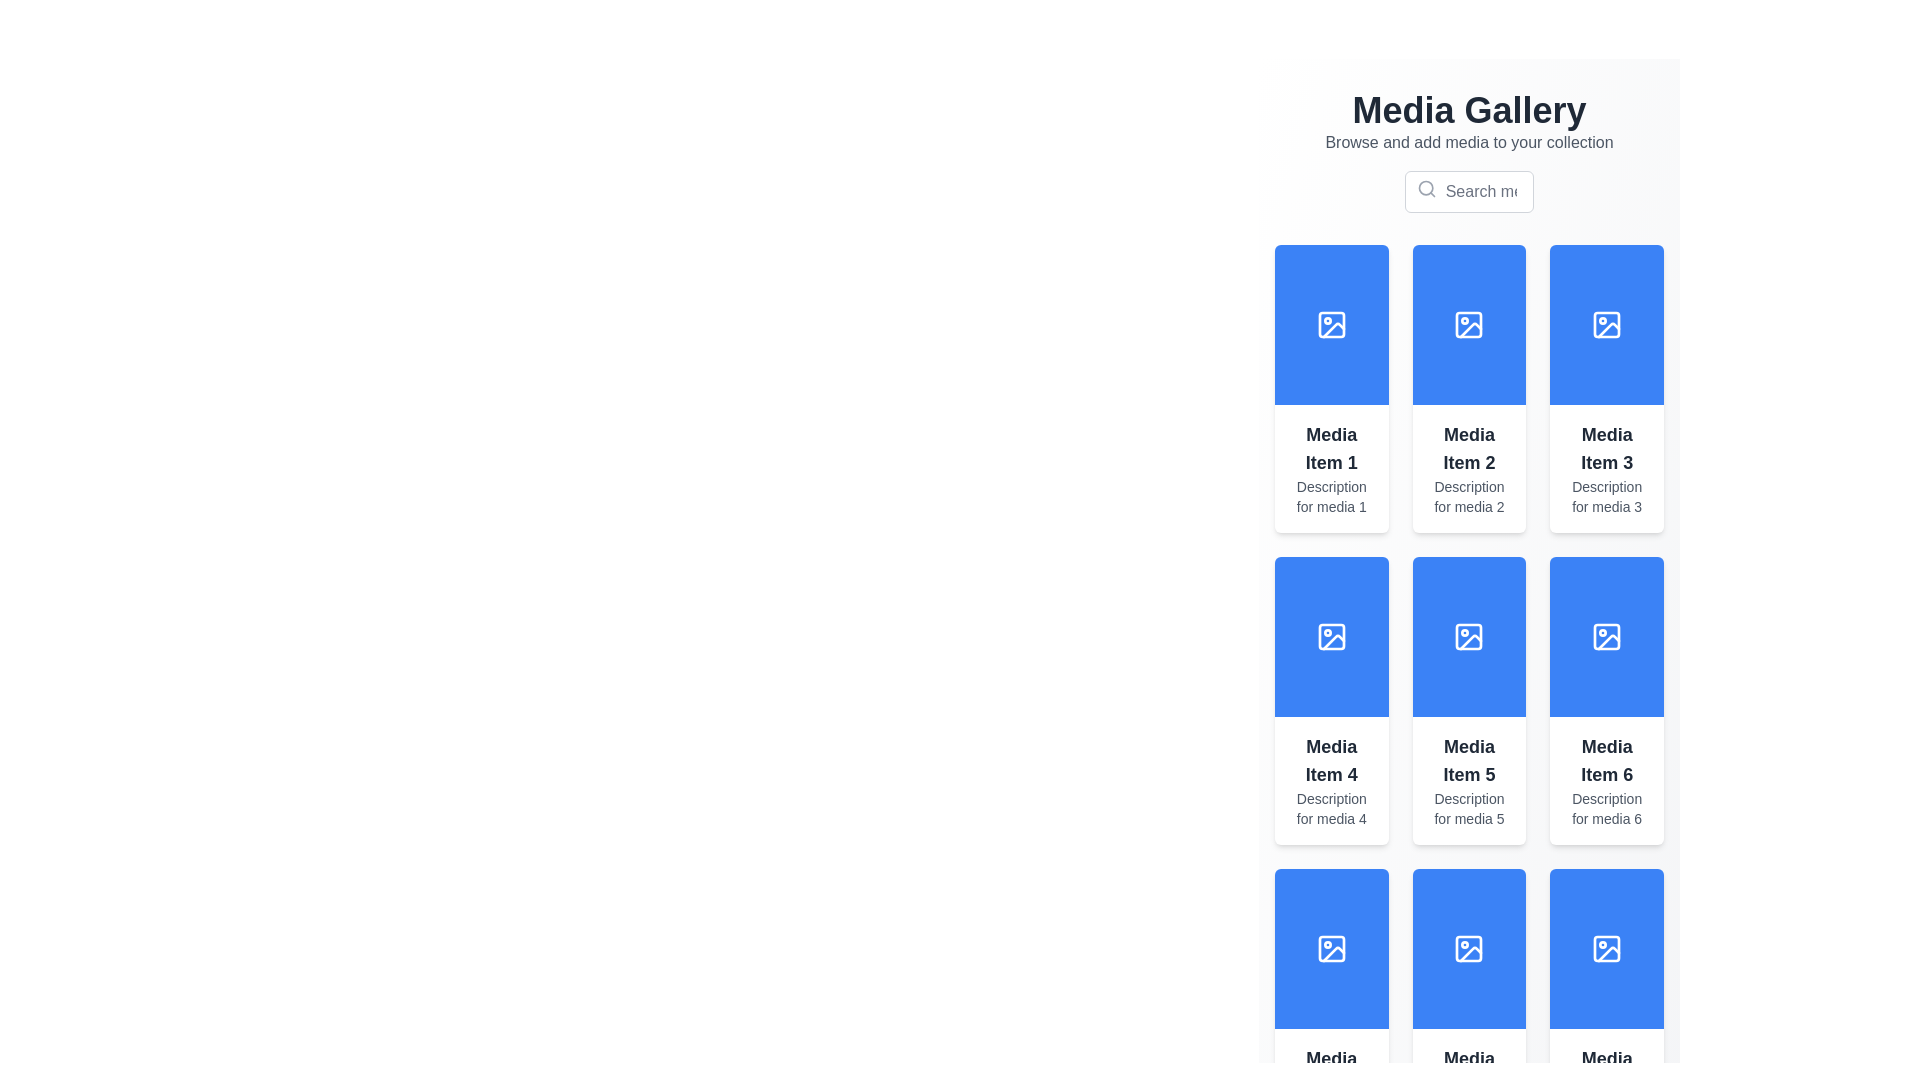  I want to click on the text label displaying 'Browse and add media to your collection', which is centered below the 'Media Gallery' header, so click(1469, 141).